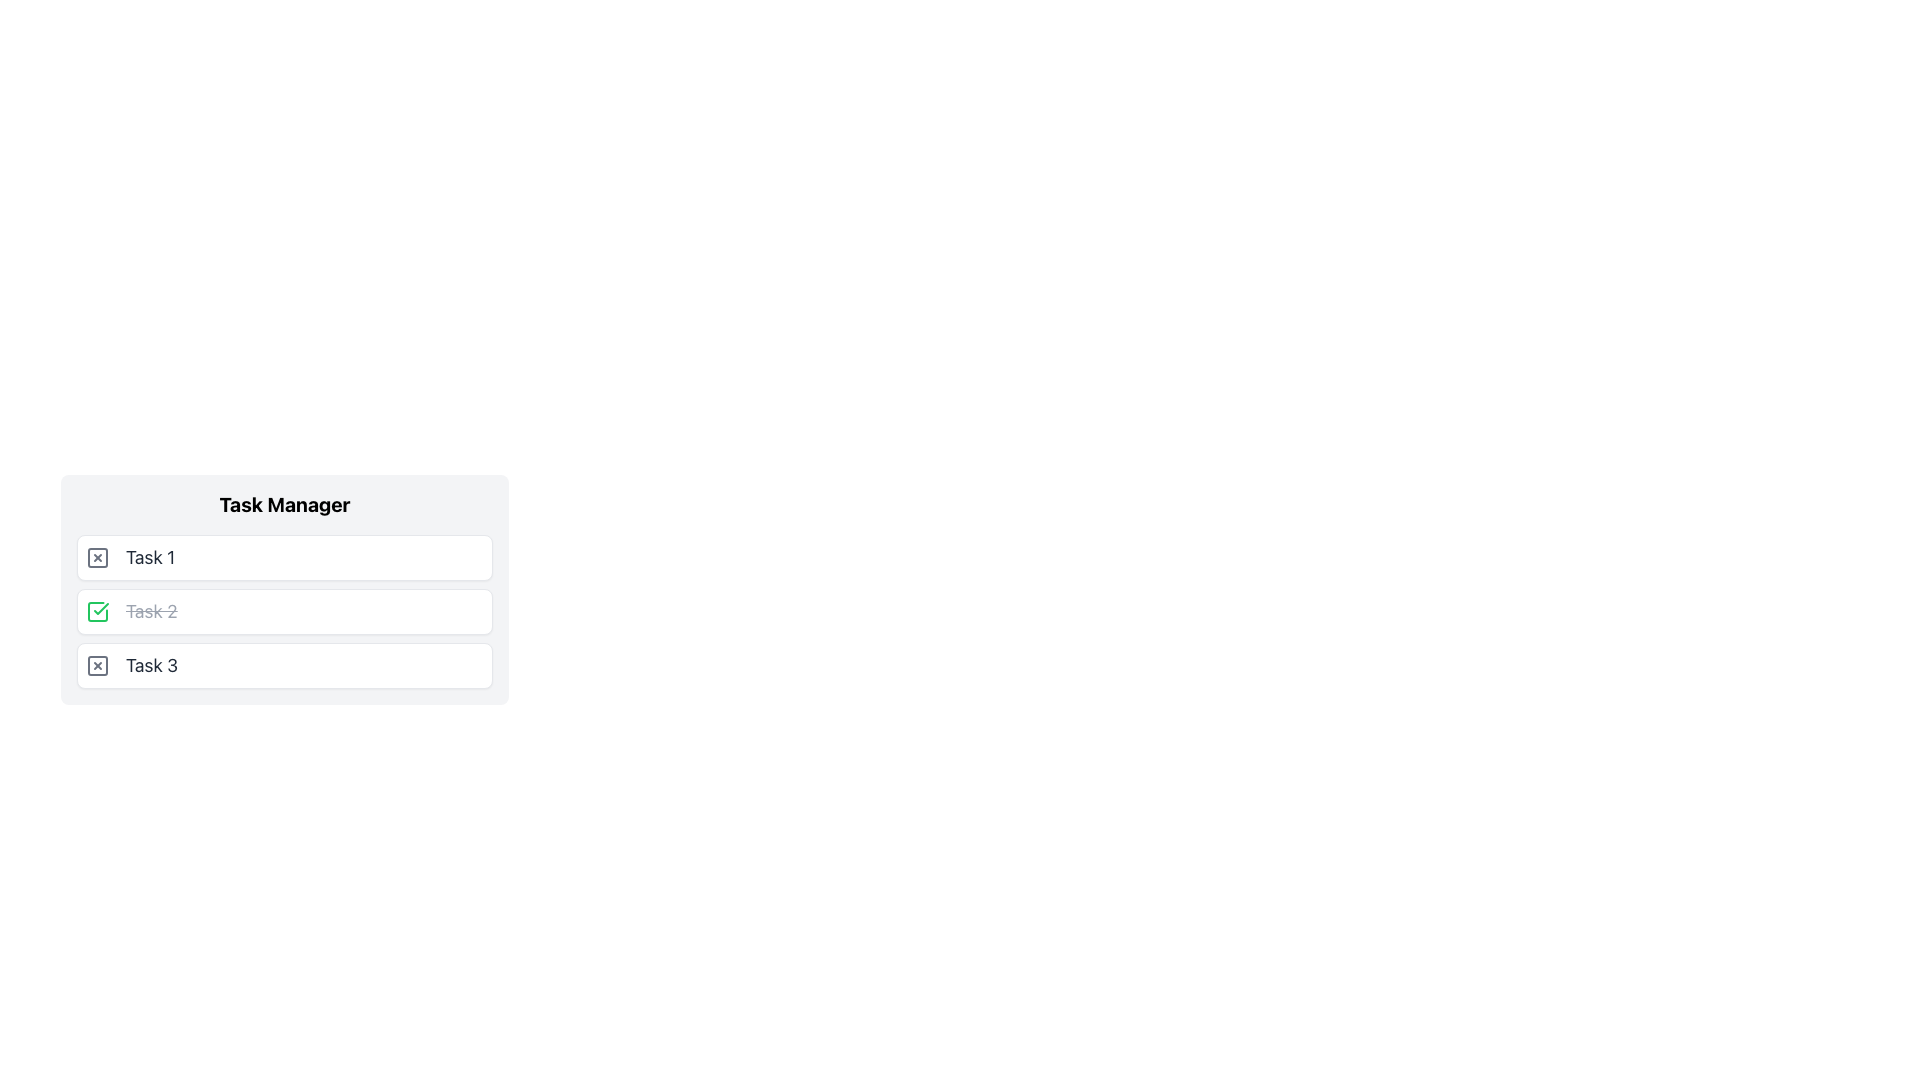 Image resolution: width=1920 pixels, height=1080 pixels. Describe the element at coordinates (96, 558) in the screenshot. I see `the close button ('X') located on the far left of the first task entry ('Task 1')` at that location.